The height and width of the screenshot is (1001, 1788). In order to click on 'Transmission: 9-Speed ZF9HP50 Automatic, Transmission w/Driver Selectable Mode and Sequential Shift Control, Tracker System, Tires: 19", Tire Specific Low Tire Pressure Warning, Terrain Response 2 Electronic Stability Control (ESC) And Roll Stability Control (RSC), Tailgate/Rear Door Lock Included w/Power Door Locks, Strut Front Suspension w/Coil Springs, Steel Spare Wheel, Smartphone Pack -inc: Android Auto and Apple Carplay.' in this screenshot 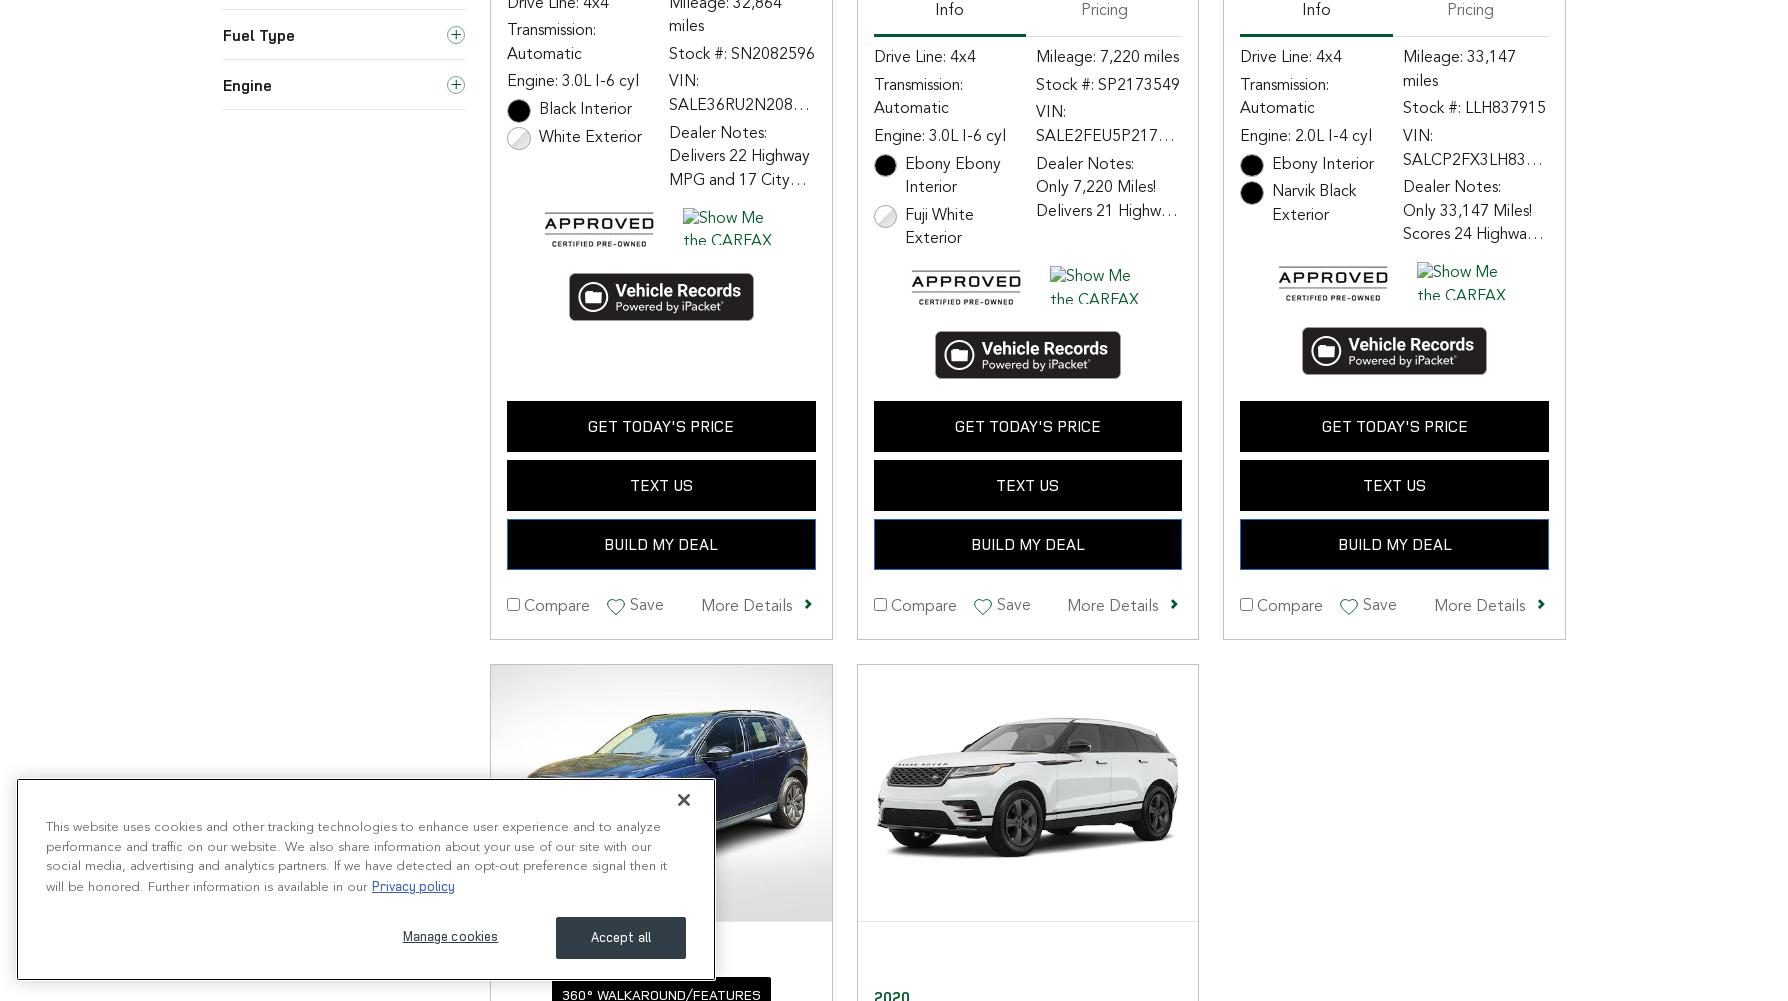, I will do `click(1472, 674)`.